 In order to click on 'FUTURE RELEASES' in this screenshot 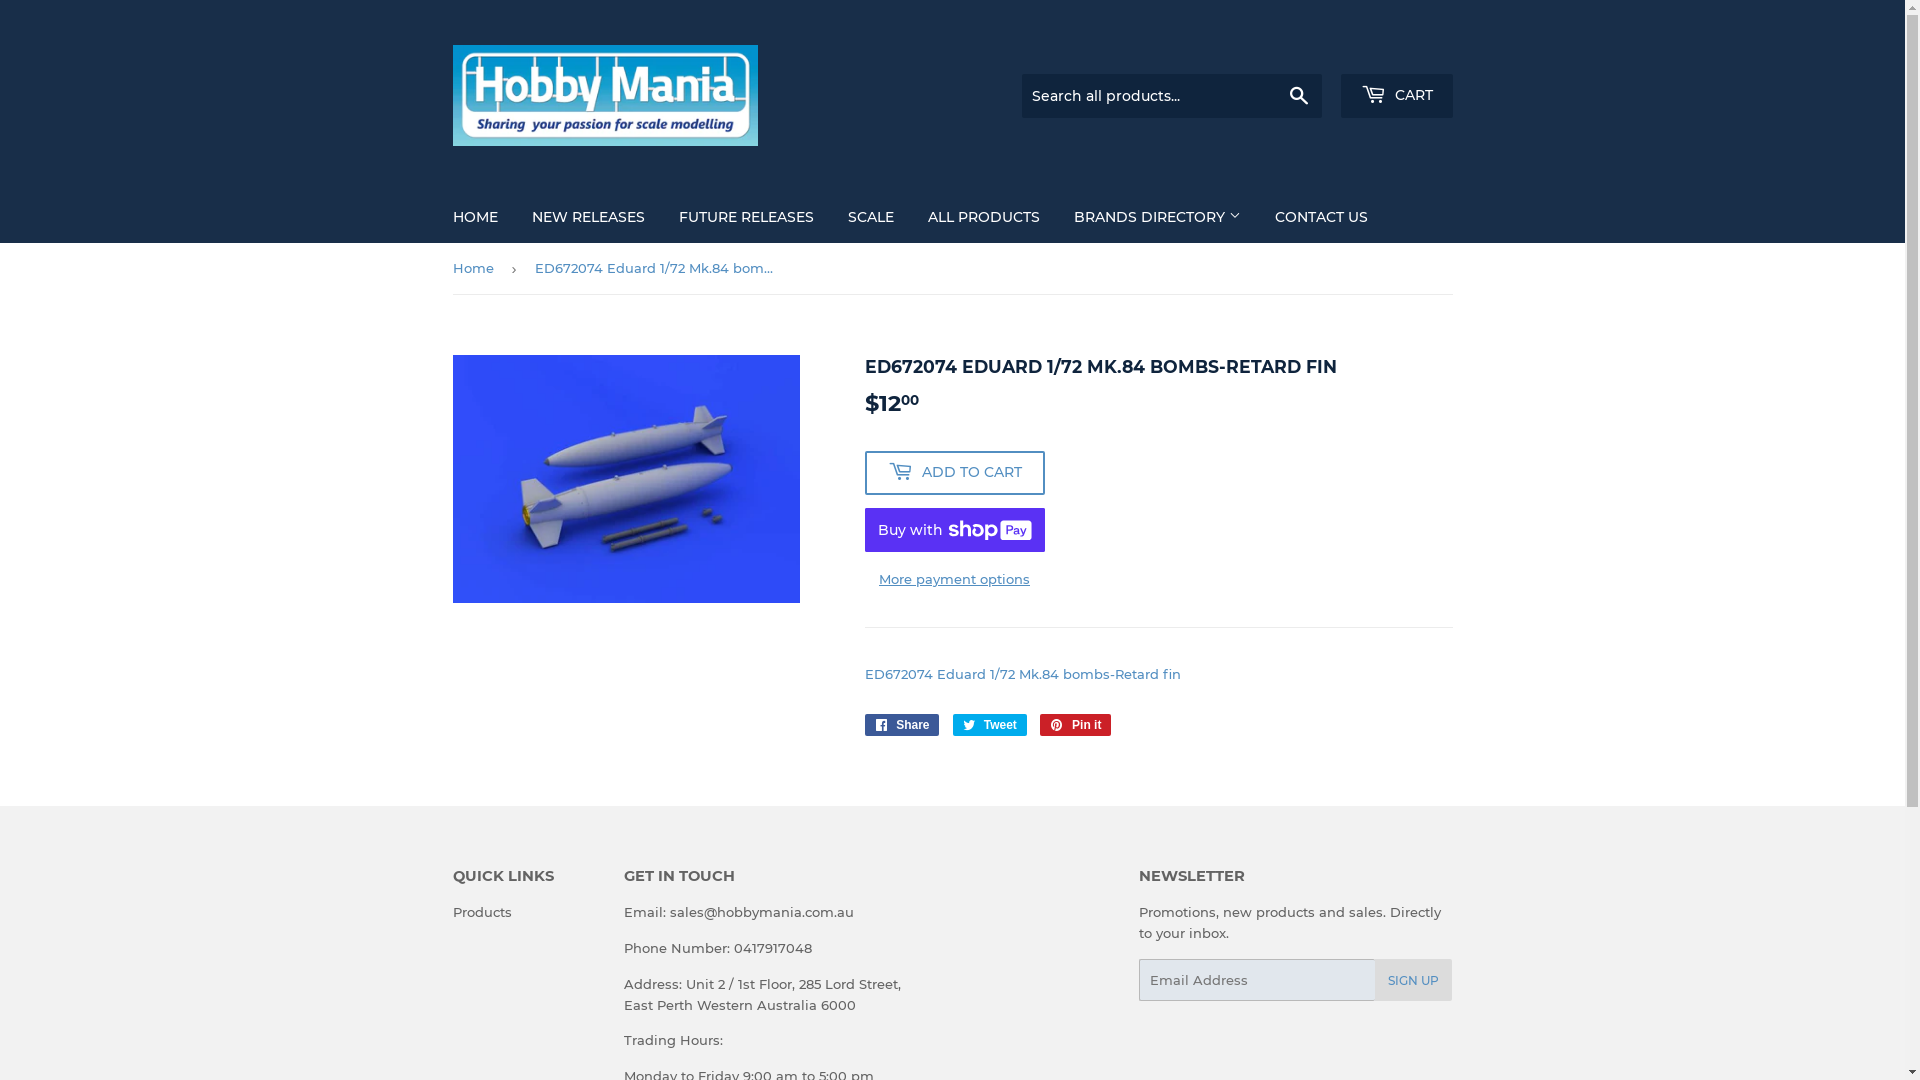, I will do `click(745, 216)`.